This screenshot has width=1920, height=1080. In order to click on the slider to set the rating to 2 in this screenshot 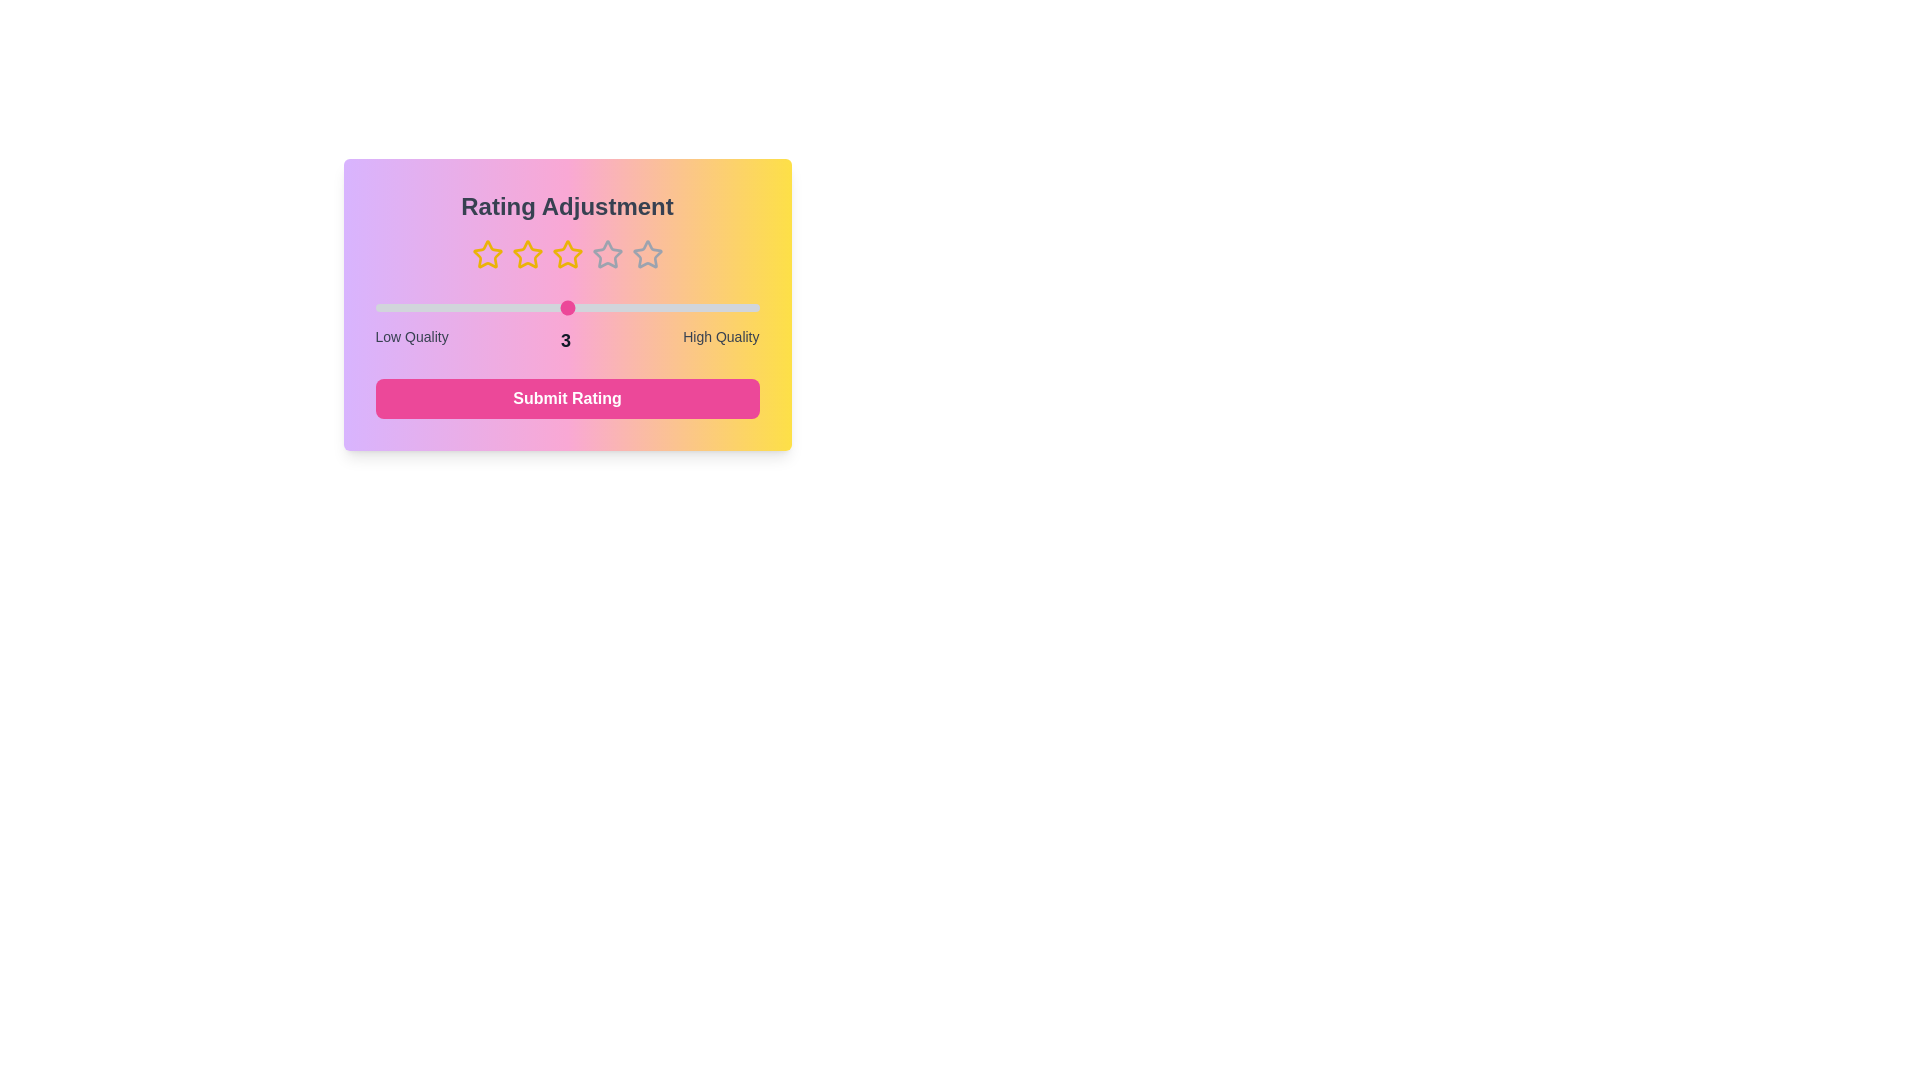, I will do `click(470, 308)`.